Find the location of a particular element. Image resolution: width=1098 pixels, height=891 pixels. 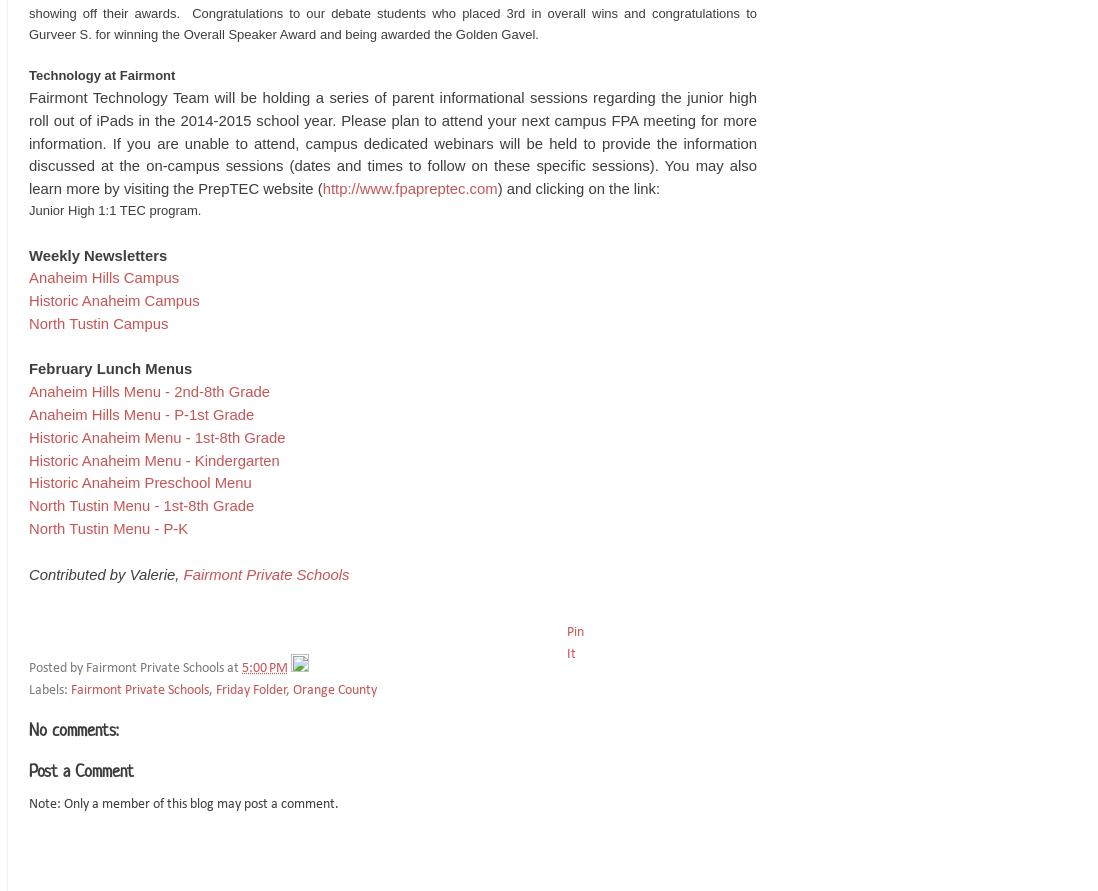

'Fairmont Technology Team will be holding a series of
parent informational sessions regarding the junior high roll out of iPads in
the 2014-2015 school year. Please plan to attend your next campus FPA meeting
for more information. If you are unable to attend, campus dedicated webinars
will be held to provide the information discussed at the on-campus sessions
(dates and times to follow on these specific sessions). You may also learn more
by visiting the PrepTEC website (' is located at coordinates (27, 142).